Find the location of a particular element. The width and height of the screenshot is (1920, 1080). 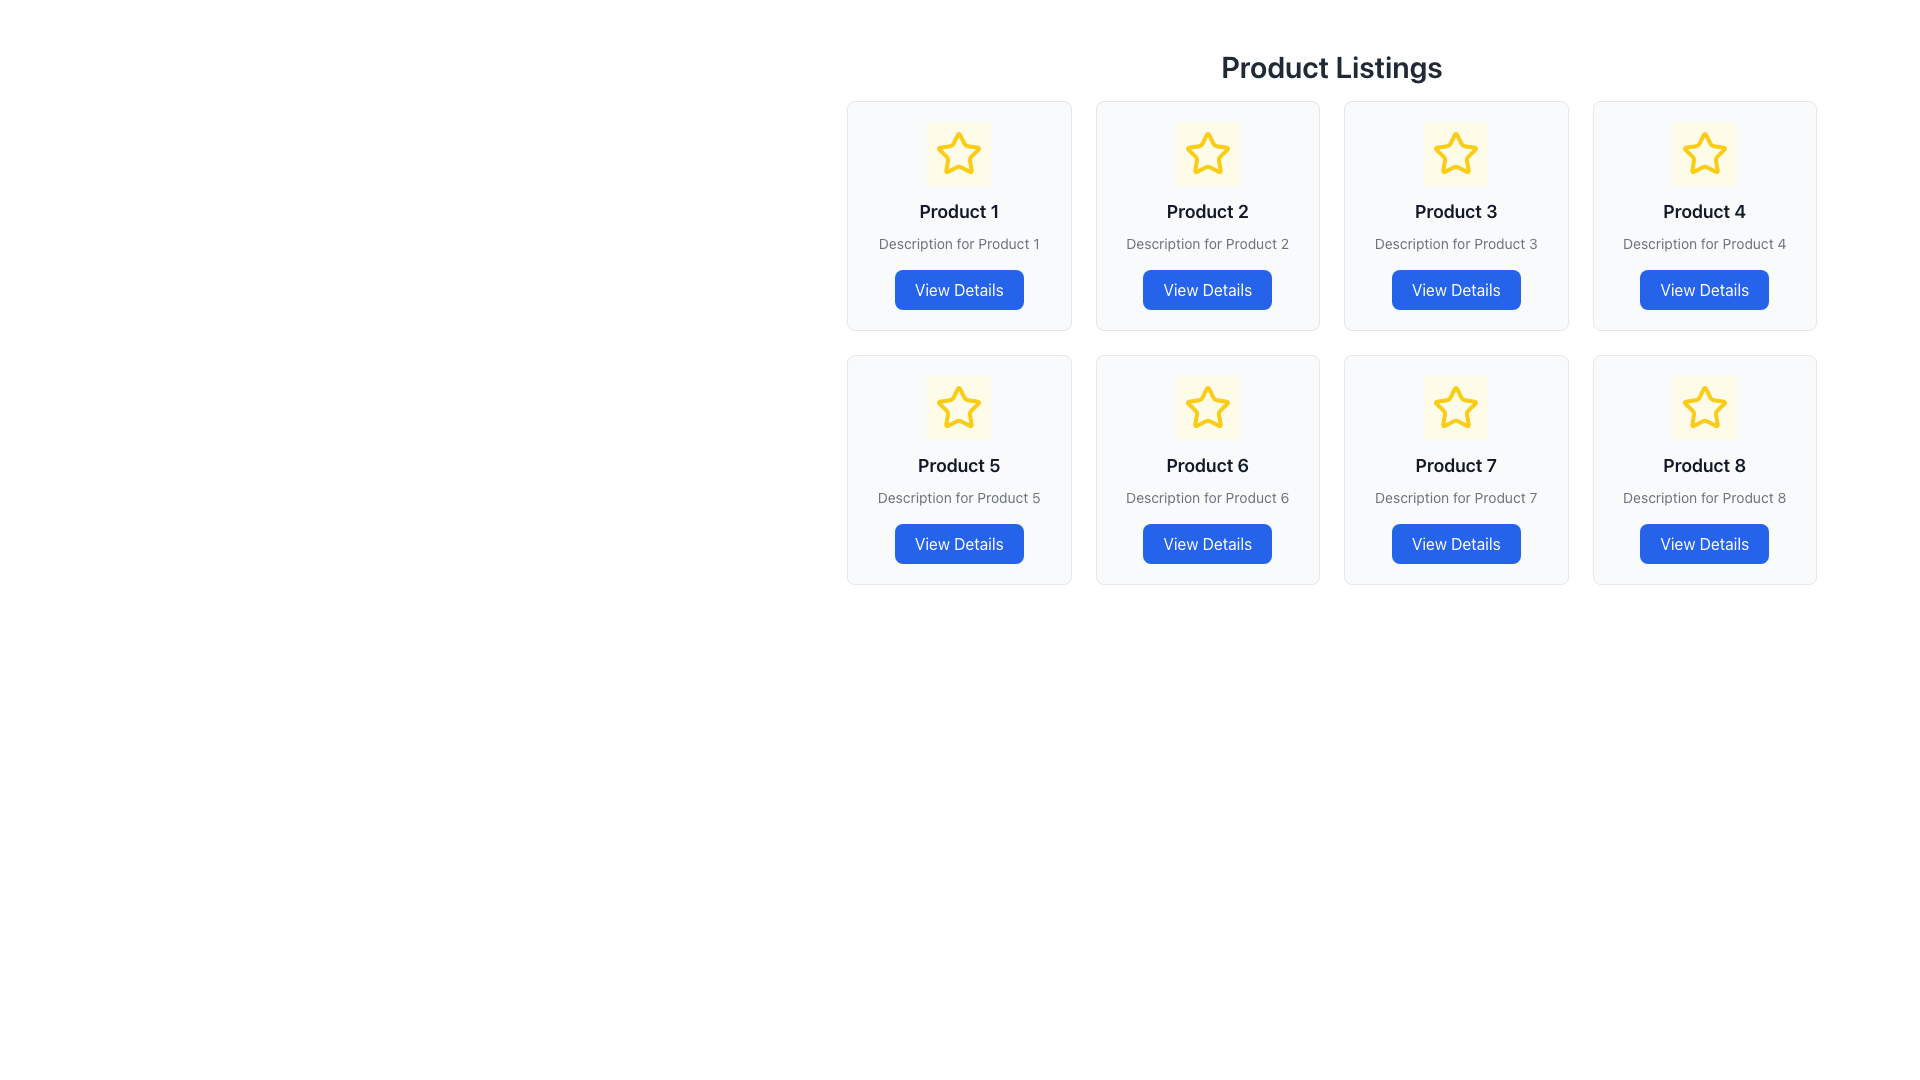

the button located at the lower portion of the card for 'Product 6' is located at coordinates (1206, 543).